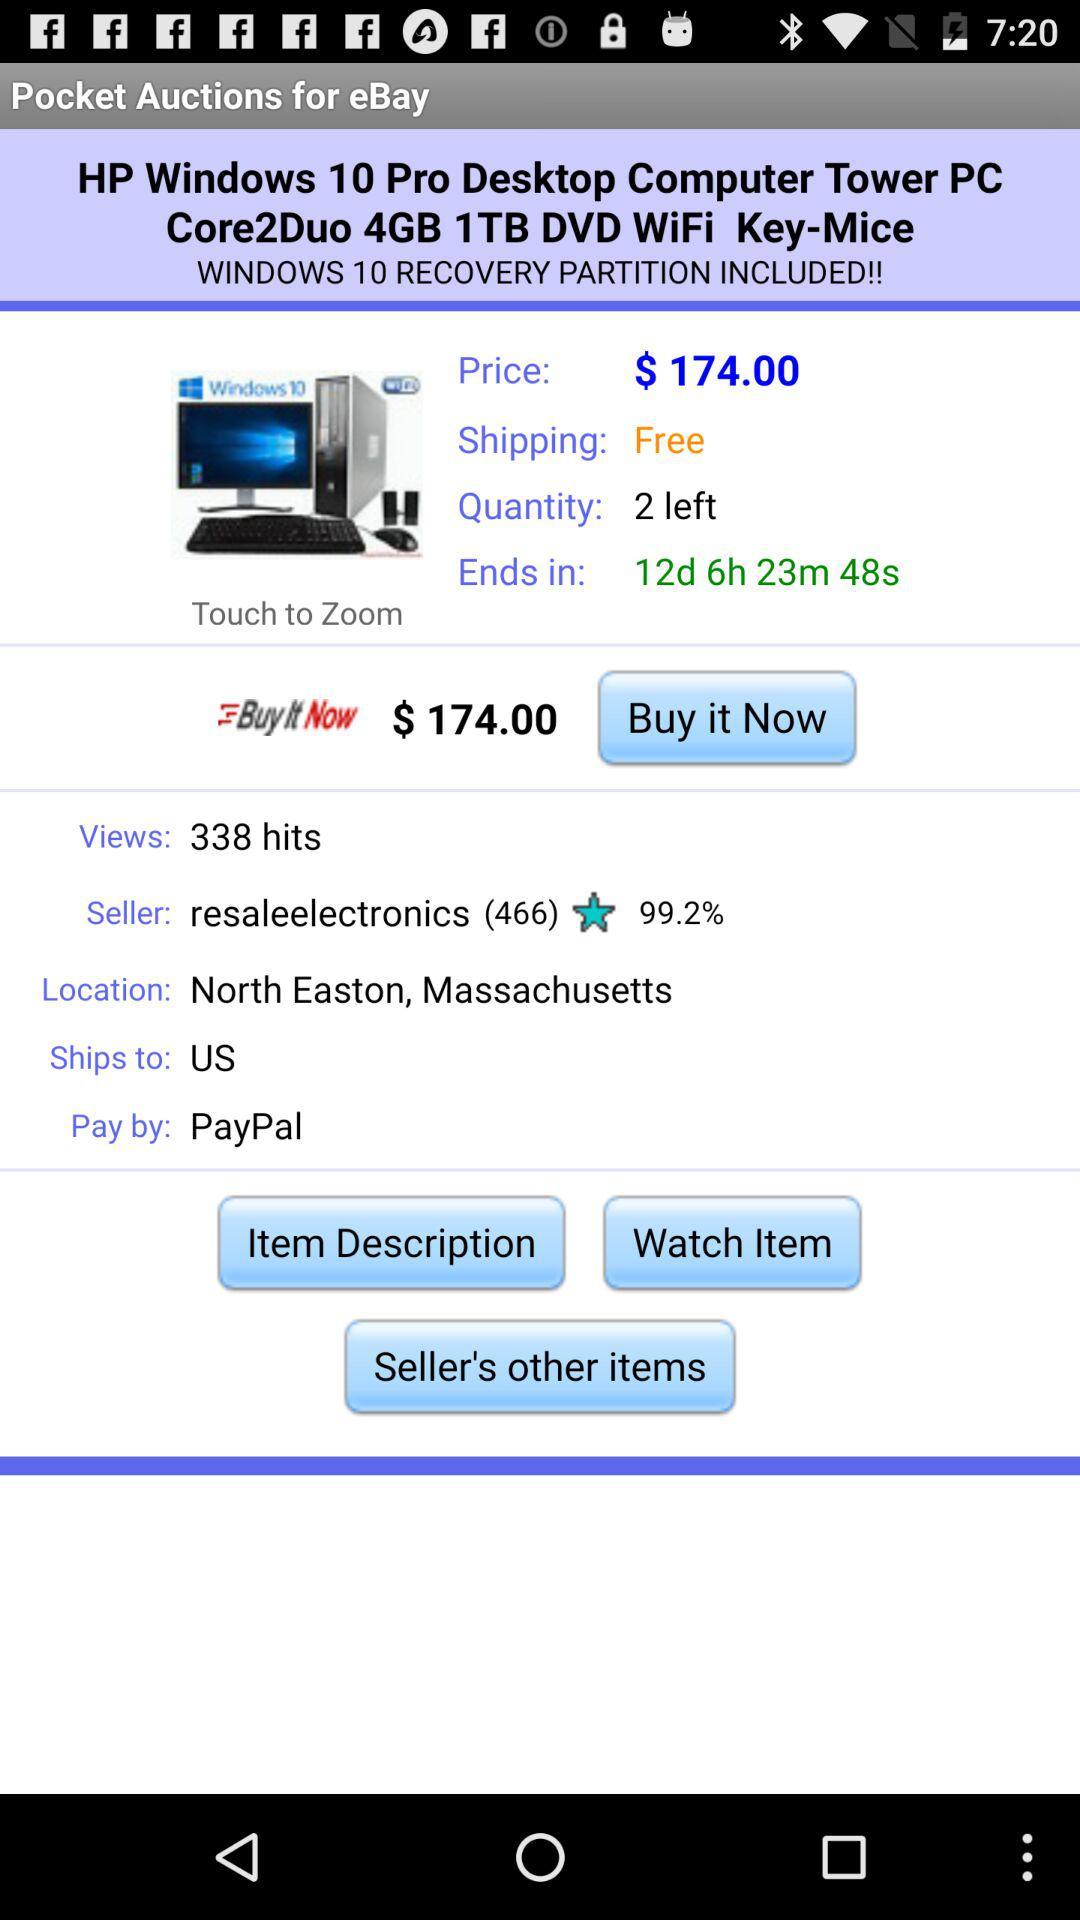 This screenshot has height=1920, width=1080. I want to click on the watch item icon, so click(732, 1241).